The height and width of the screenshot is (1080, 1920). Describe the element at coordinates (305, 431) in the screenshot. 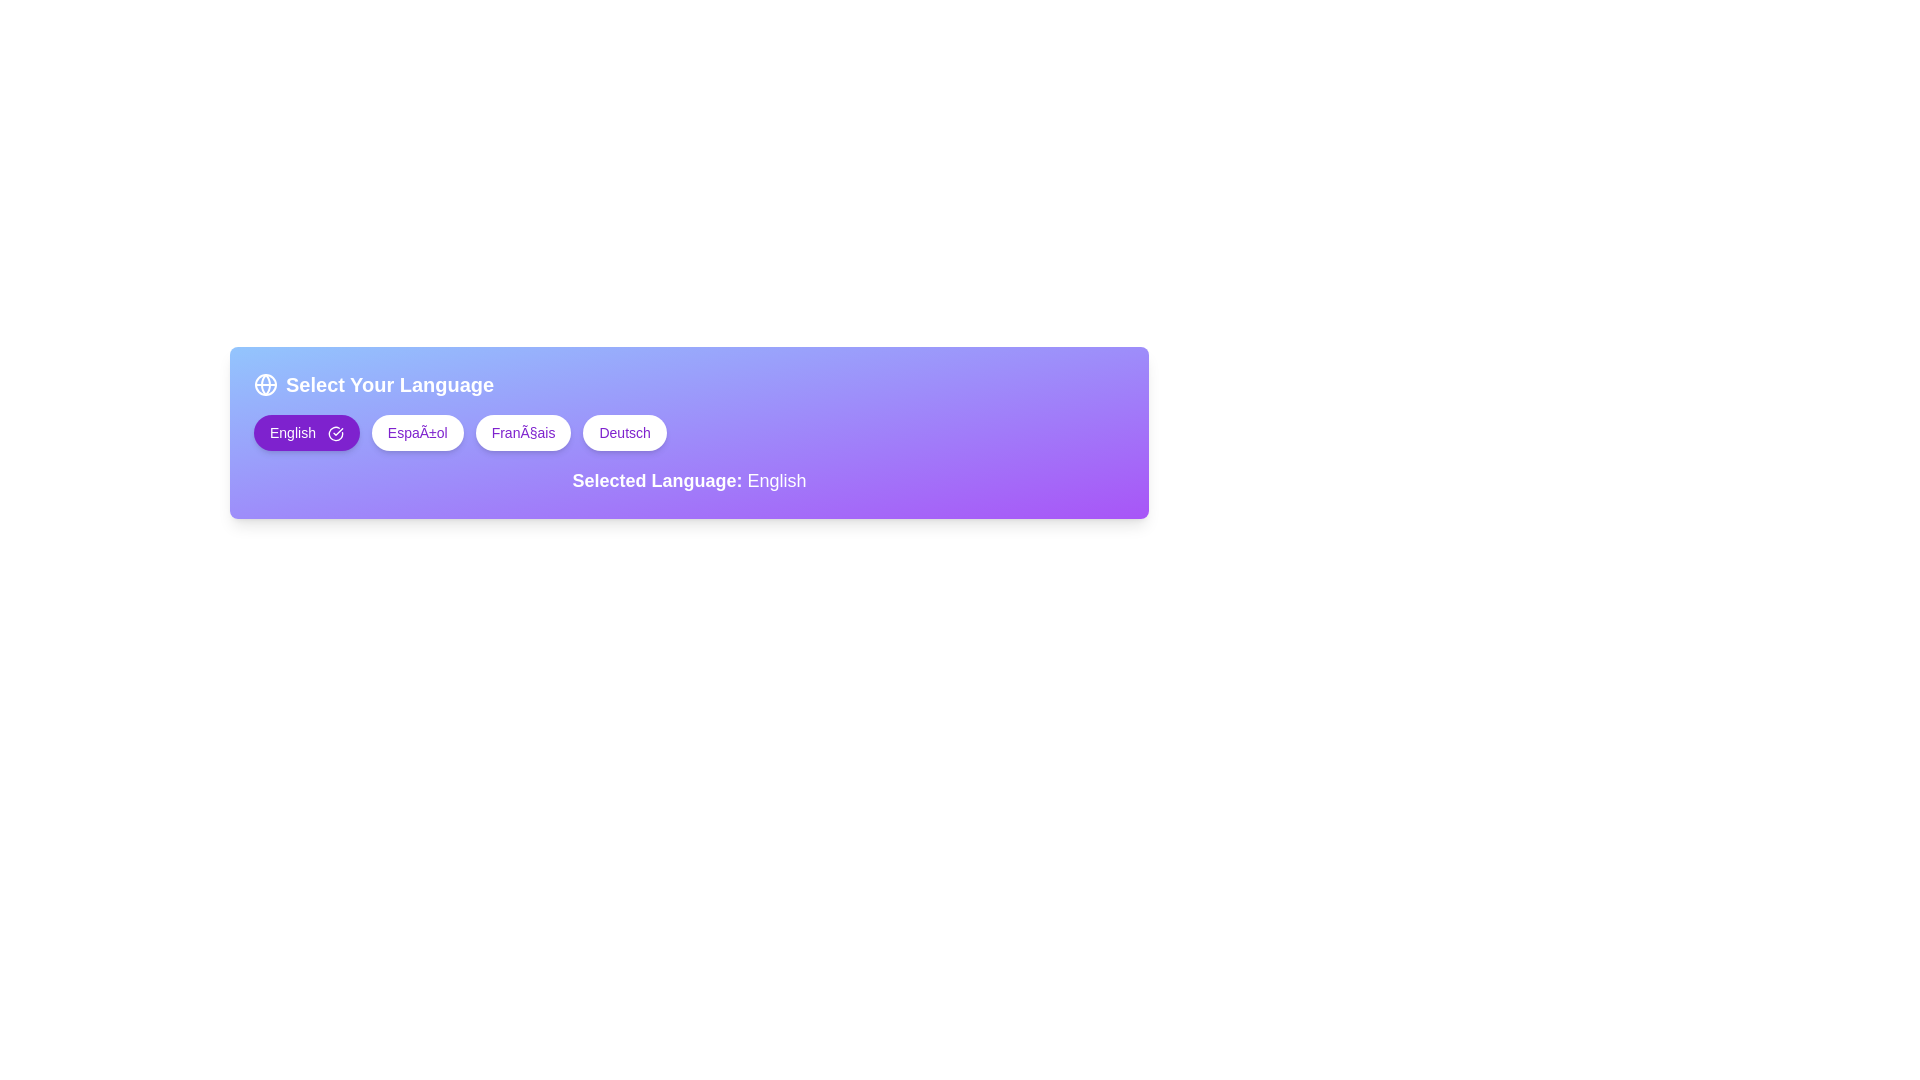

I see `the English language selection button, which is the first in a horizontal set of four language buttons` at that location.